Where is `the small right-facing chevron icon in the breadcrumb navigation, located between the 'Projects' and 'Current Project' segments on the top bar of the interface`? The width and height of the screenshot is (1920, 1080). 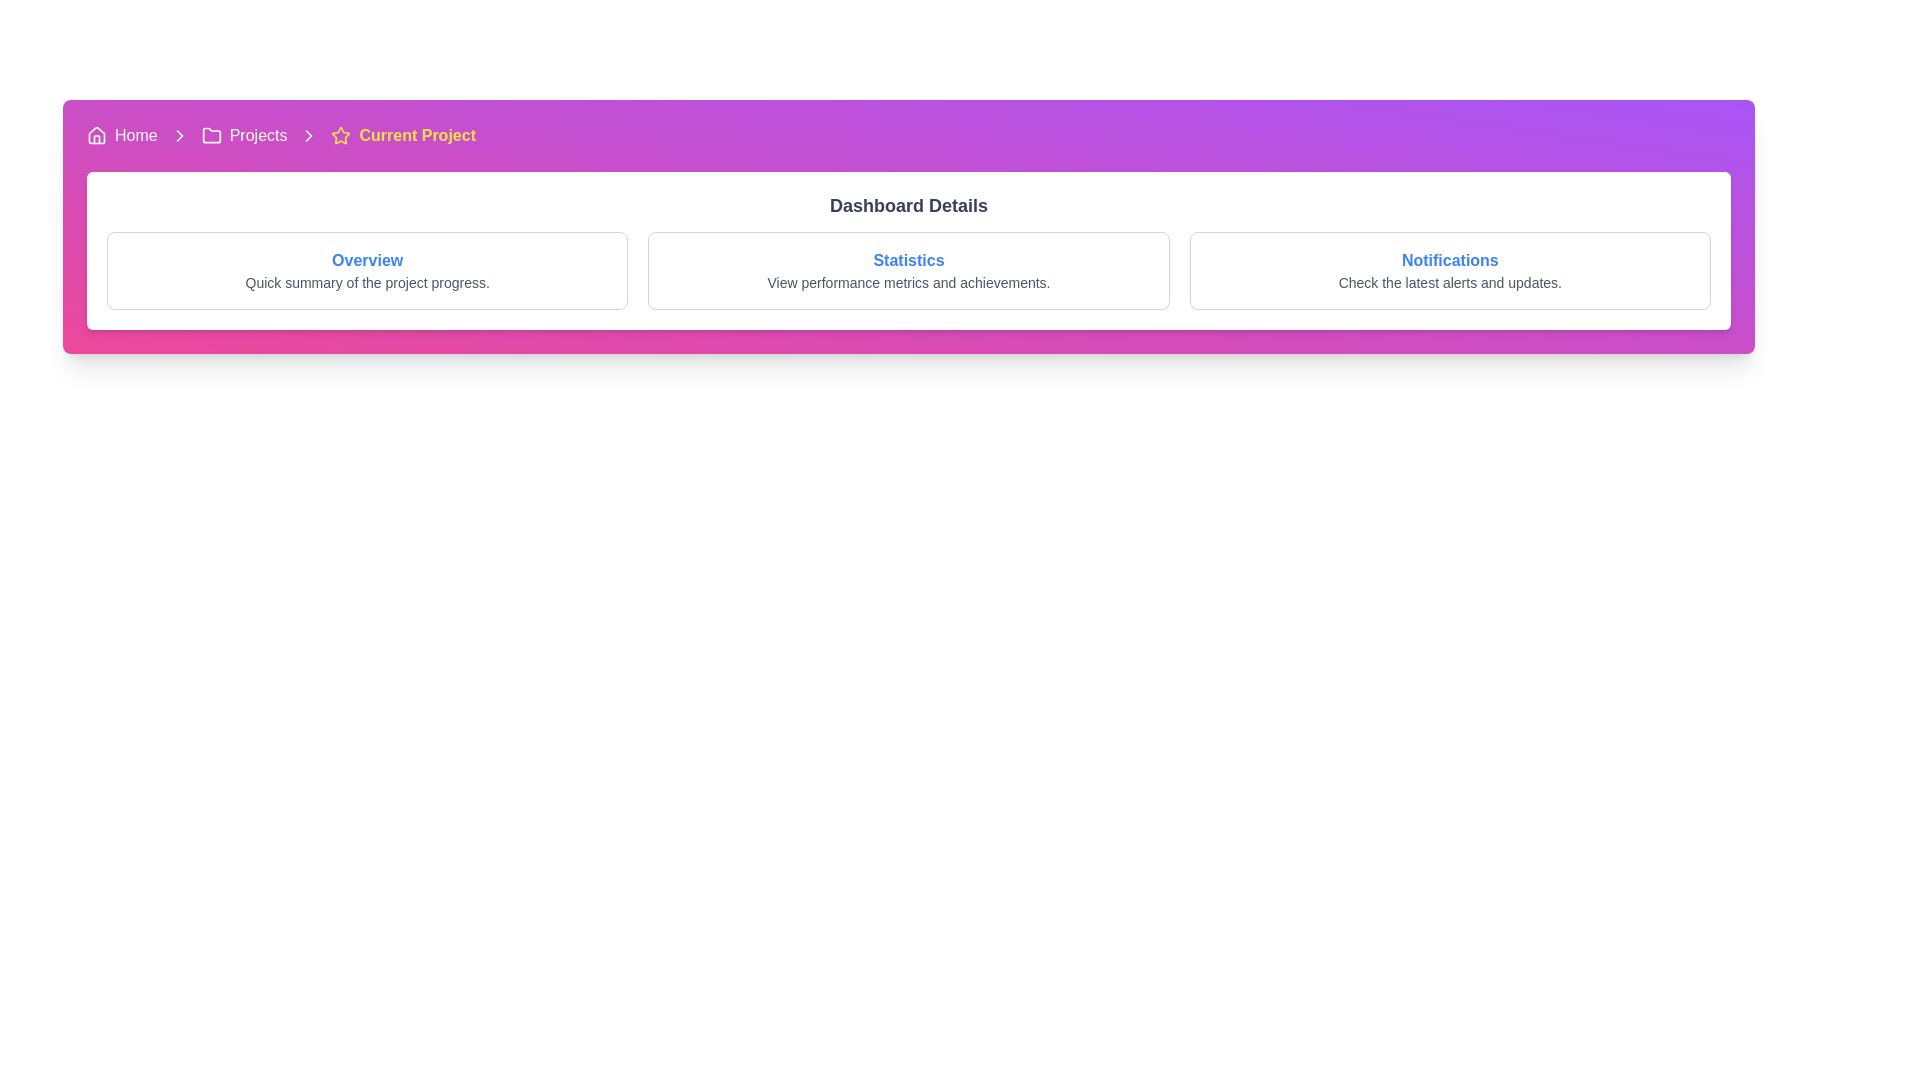
the small right-facing chevron icon in the breadcrumb navigation, located between the 'Projects' and 'Current Project' segments on the top bar of the interface is located at coordinates (179, 135).